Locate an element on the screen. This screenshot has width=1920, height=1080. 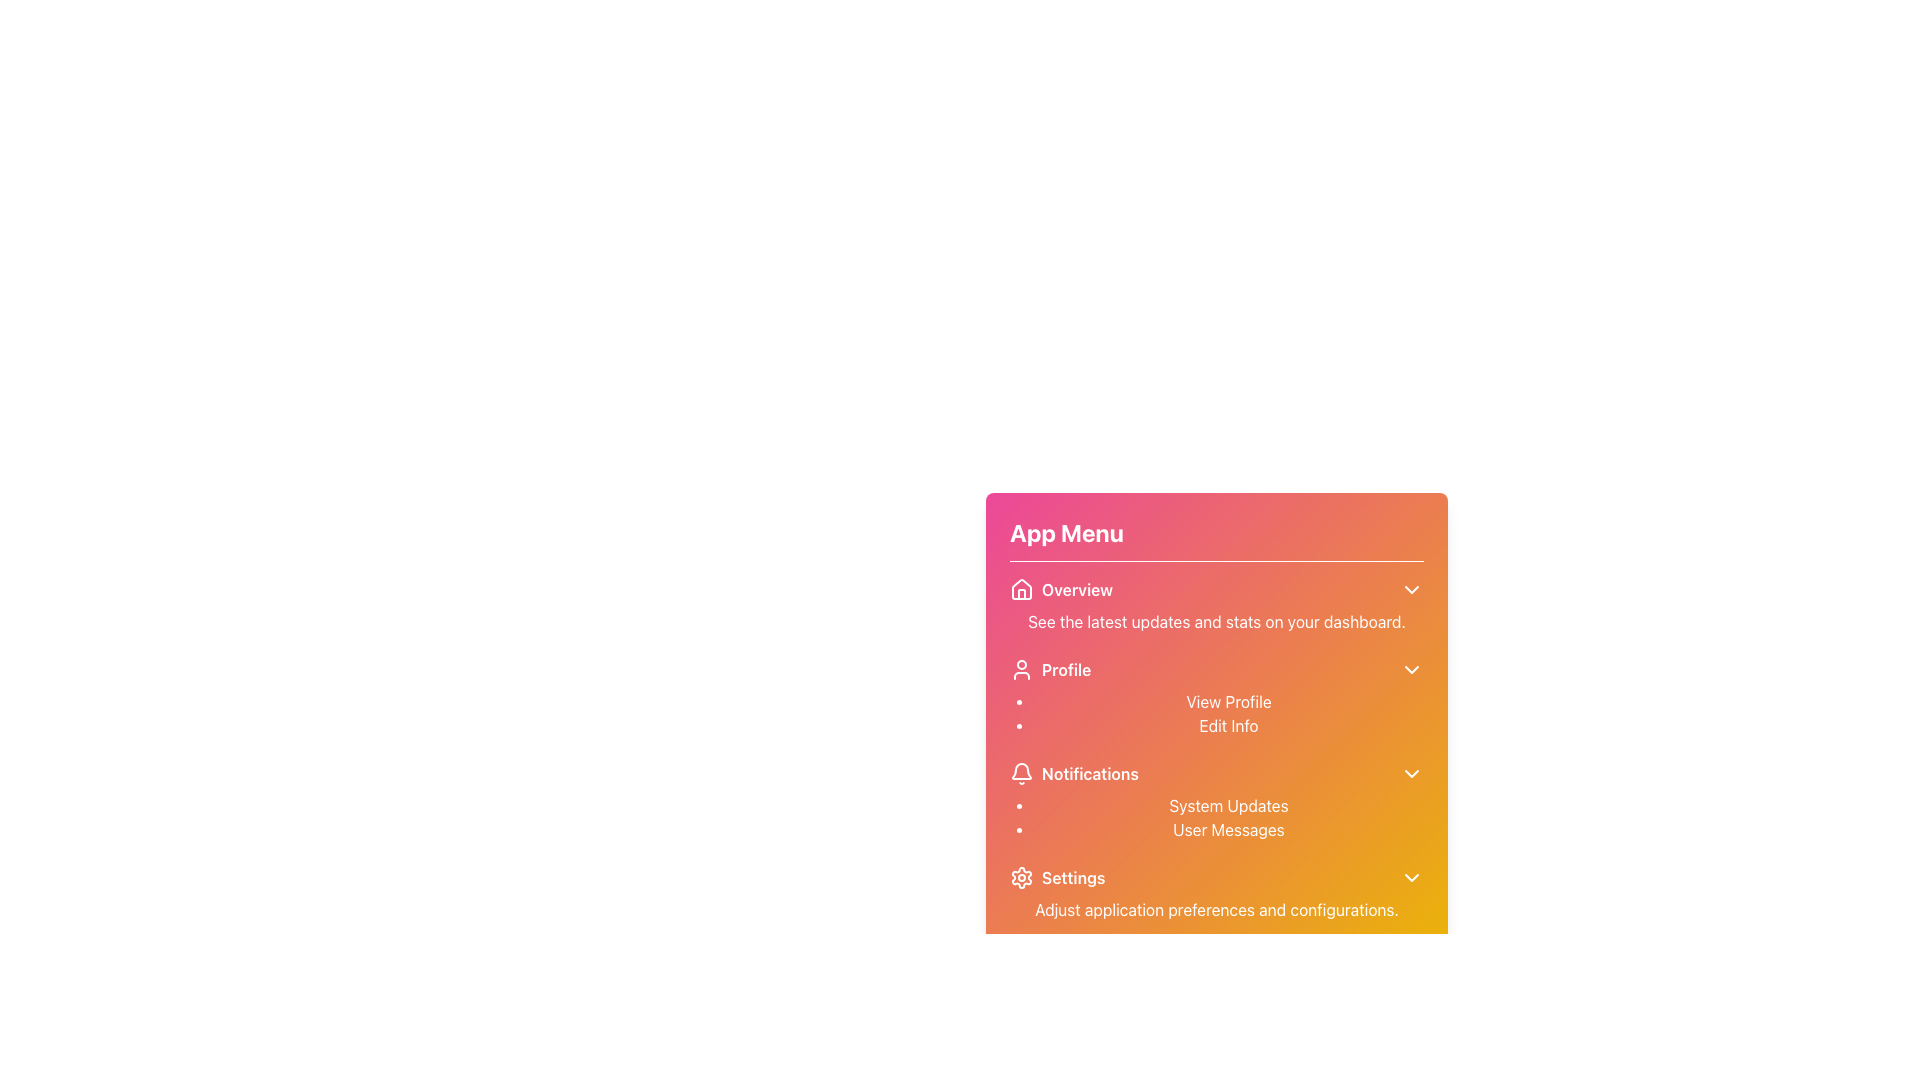
the informative text that reads 'See the latest updates and stats on your dashboard.' located below the 'Overview' section header in the sidebar menu is located at coordinates (1216, 620).